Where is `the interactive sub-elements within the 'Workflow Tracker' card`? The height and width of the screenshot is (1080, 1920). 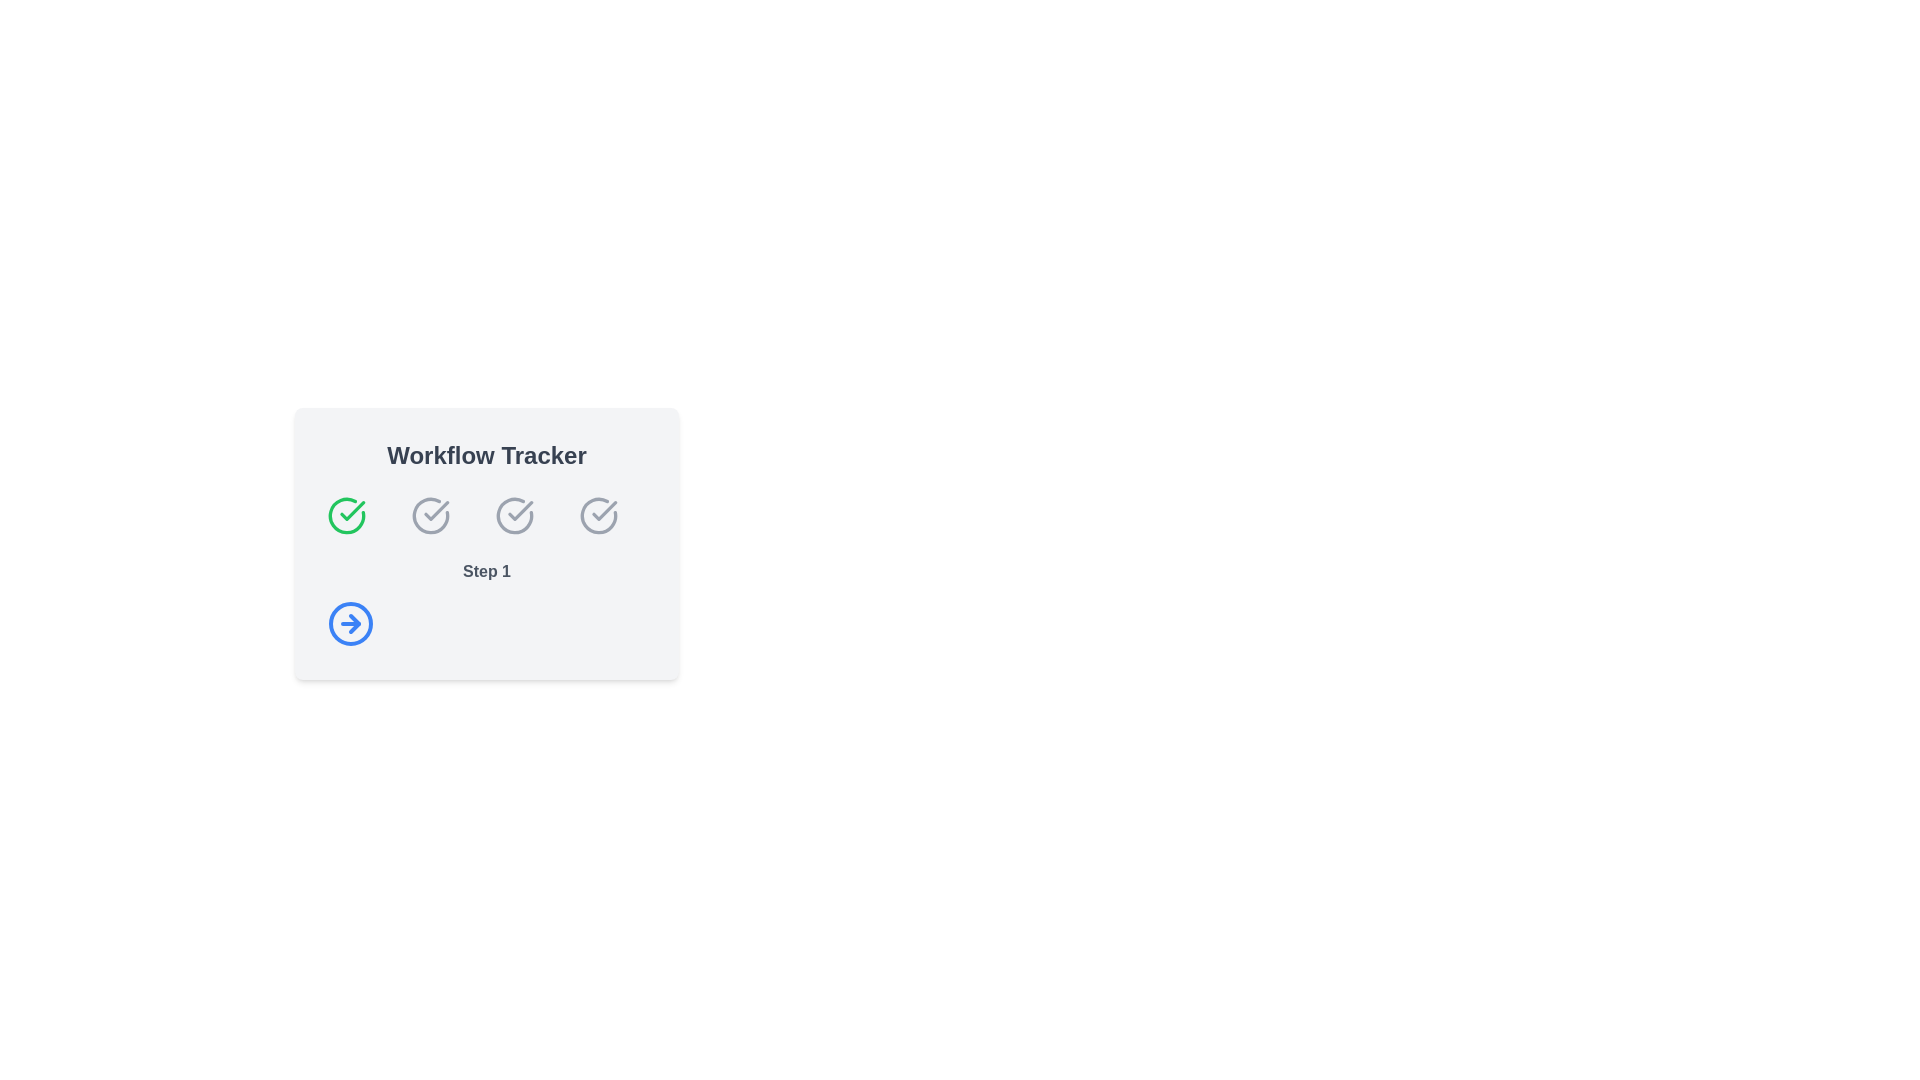 the interactive sub-elements within the 'Workflow Tracker' card is located at coordinates (486, 543).